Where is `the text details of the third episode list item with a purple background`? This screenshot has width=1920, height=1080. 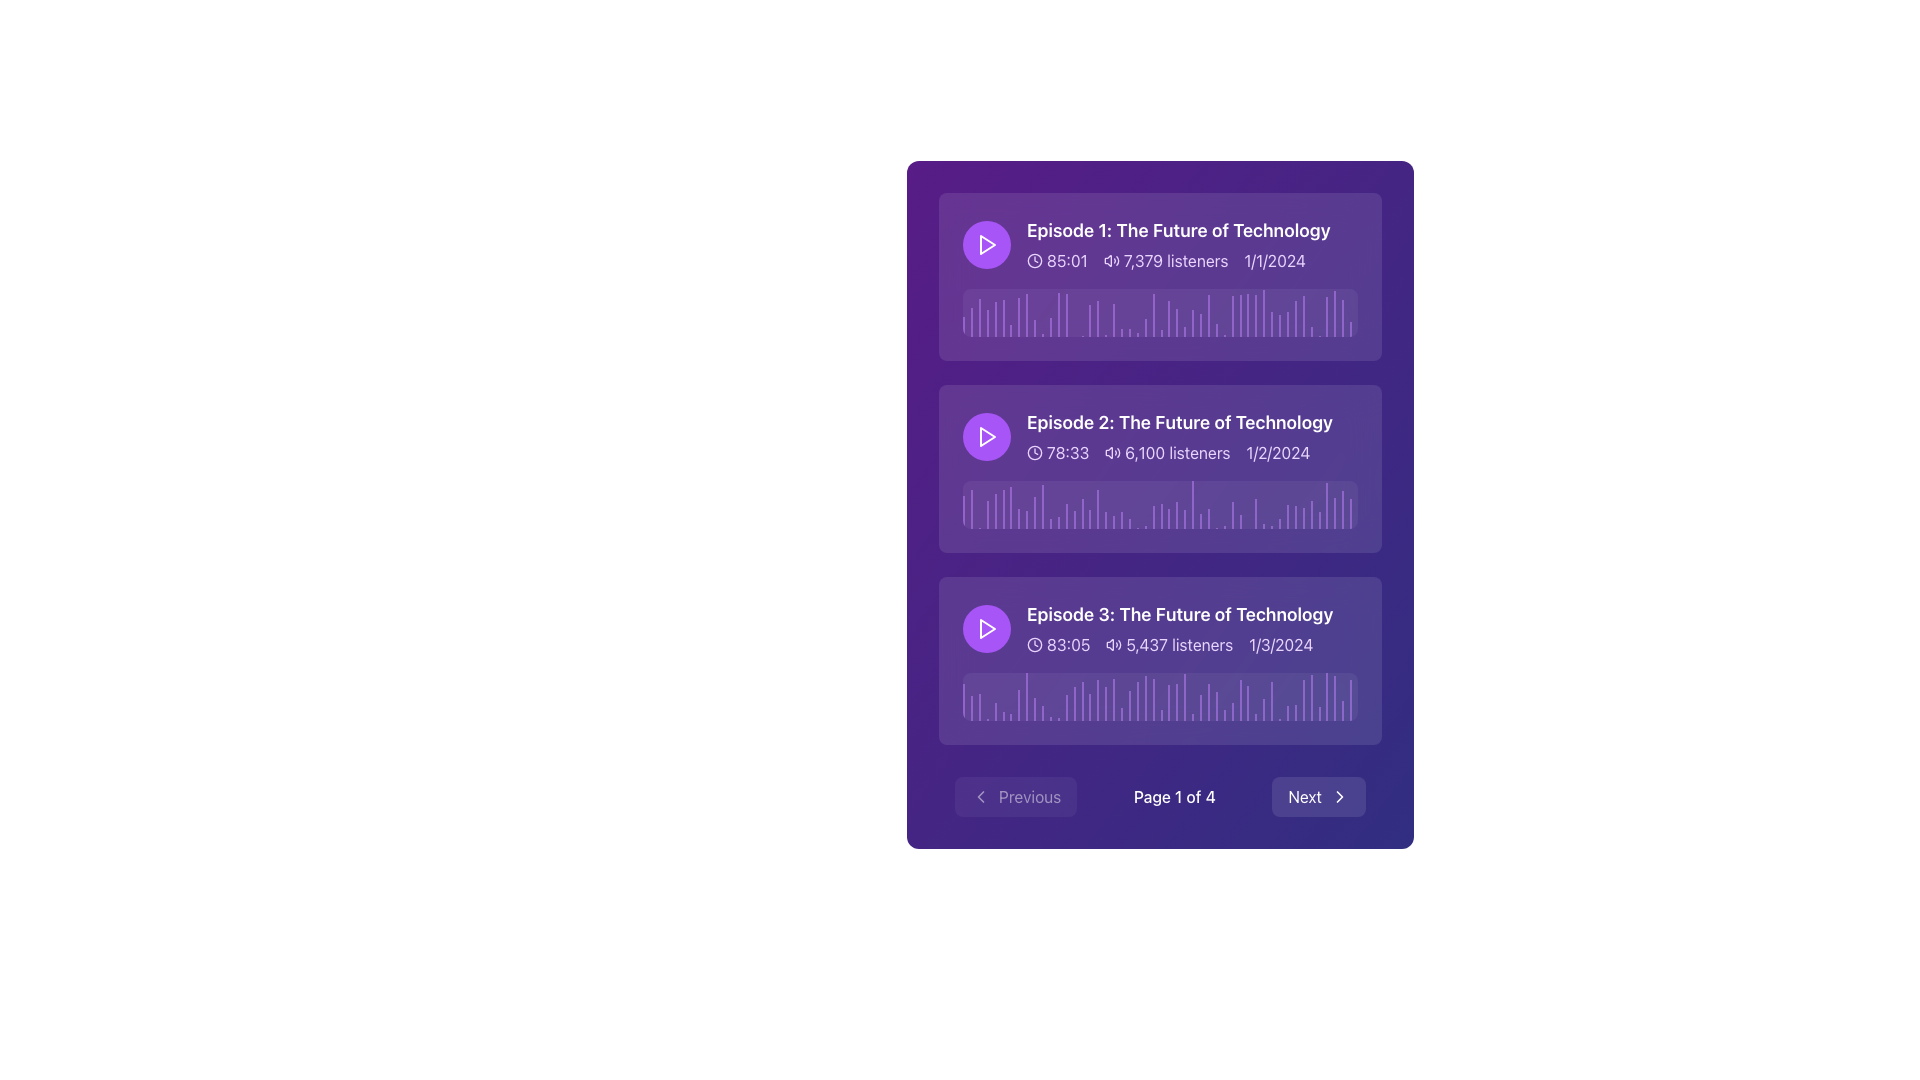
the text details of the third episode list item with a purple background is located at coordinates (1160, 627).